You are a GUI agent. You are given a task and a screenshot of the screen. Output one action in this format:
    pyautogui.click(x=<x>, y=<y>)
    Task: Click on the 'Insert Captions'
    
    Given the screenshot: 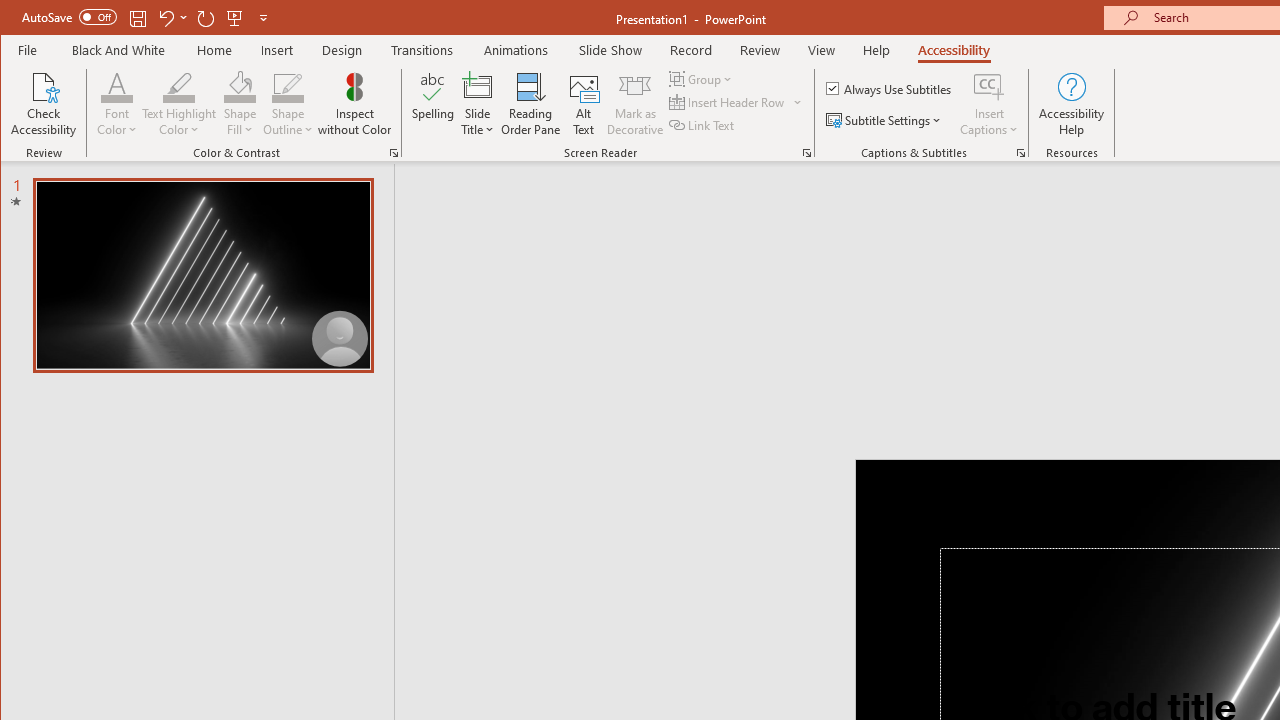 What is the action you would take?
    pyautogui.click(x=989, y=85)
    